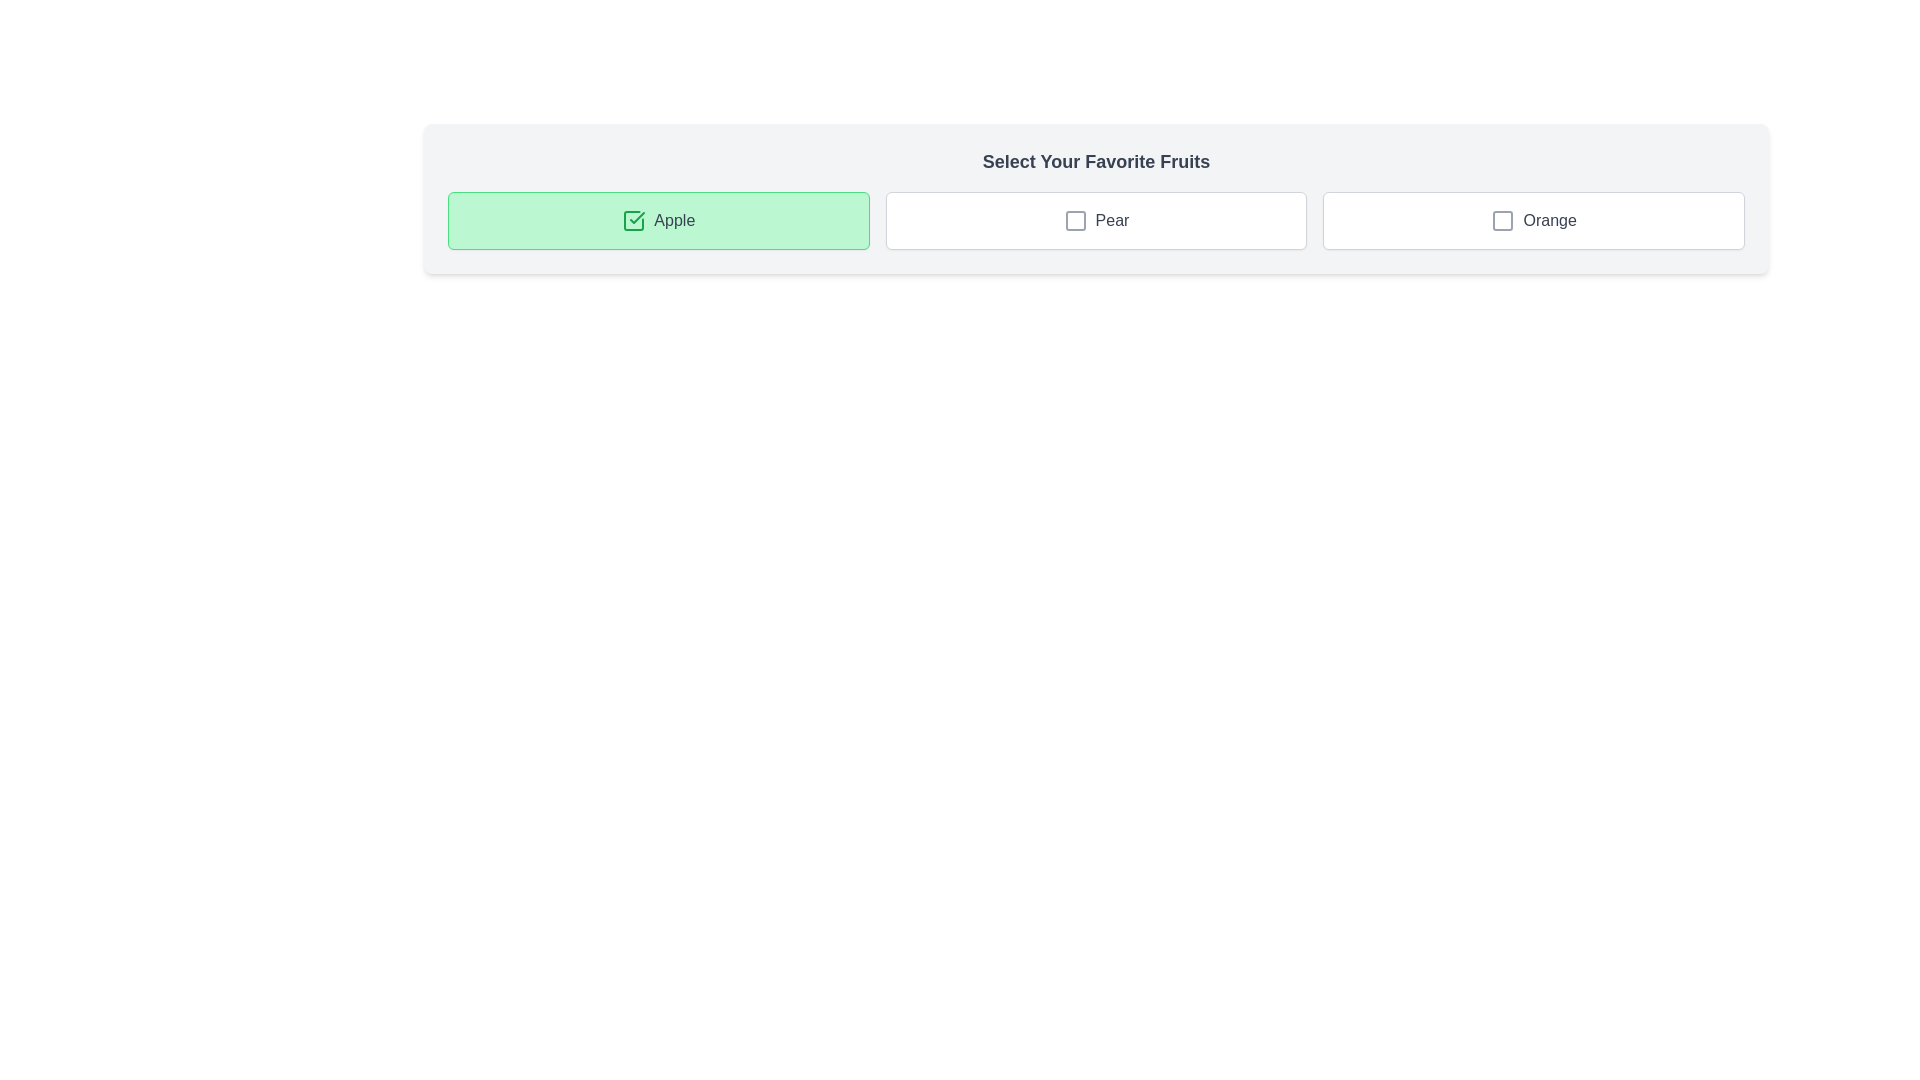  I want to click on the gray square-shaped icon with a rounded border located to the left of the text labeled 'Pear', so click(1074, 220).